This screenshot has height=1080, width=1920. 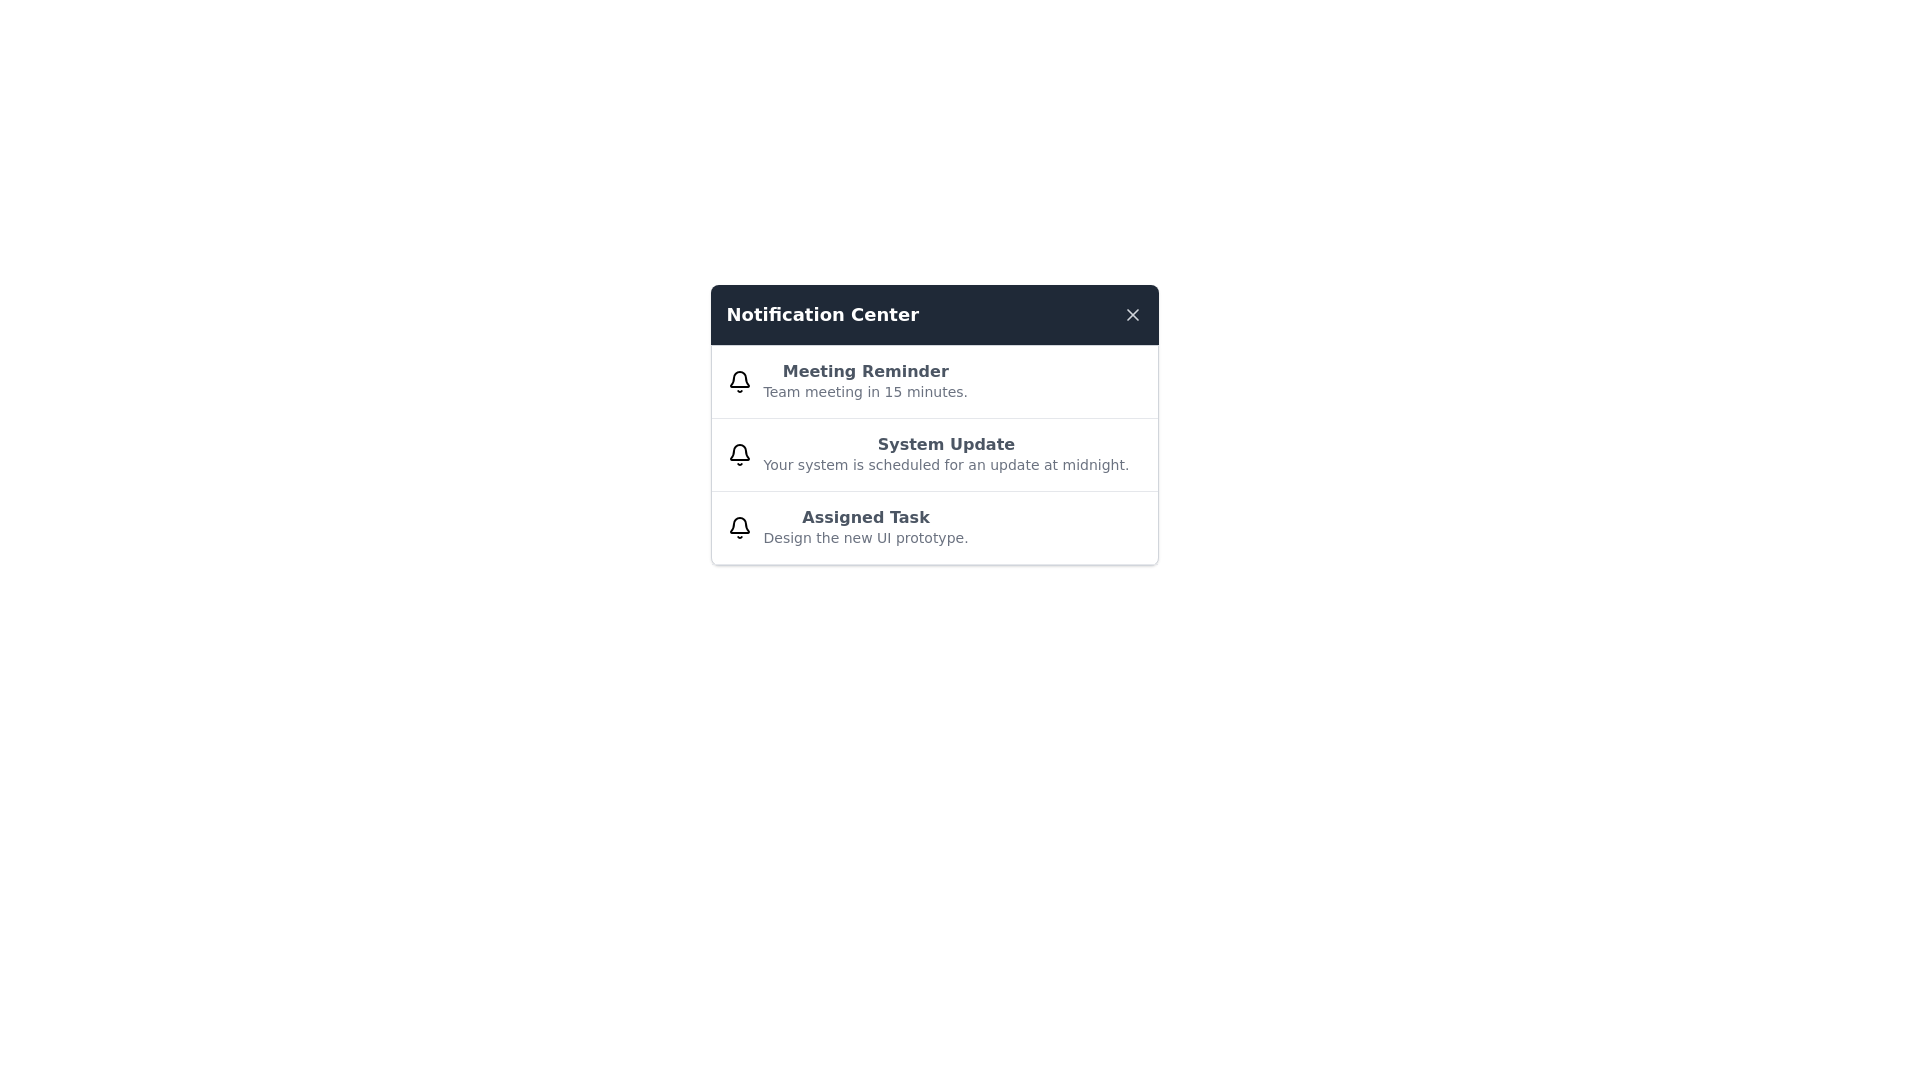 I want to click on the static informational text located directly beneath the 'System Update' title in the second notification card of the notification panel, so click(x=945, y=465).